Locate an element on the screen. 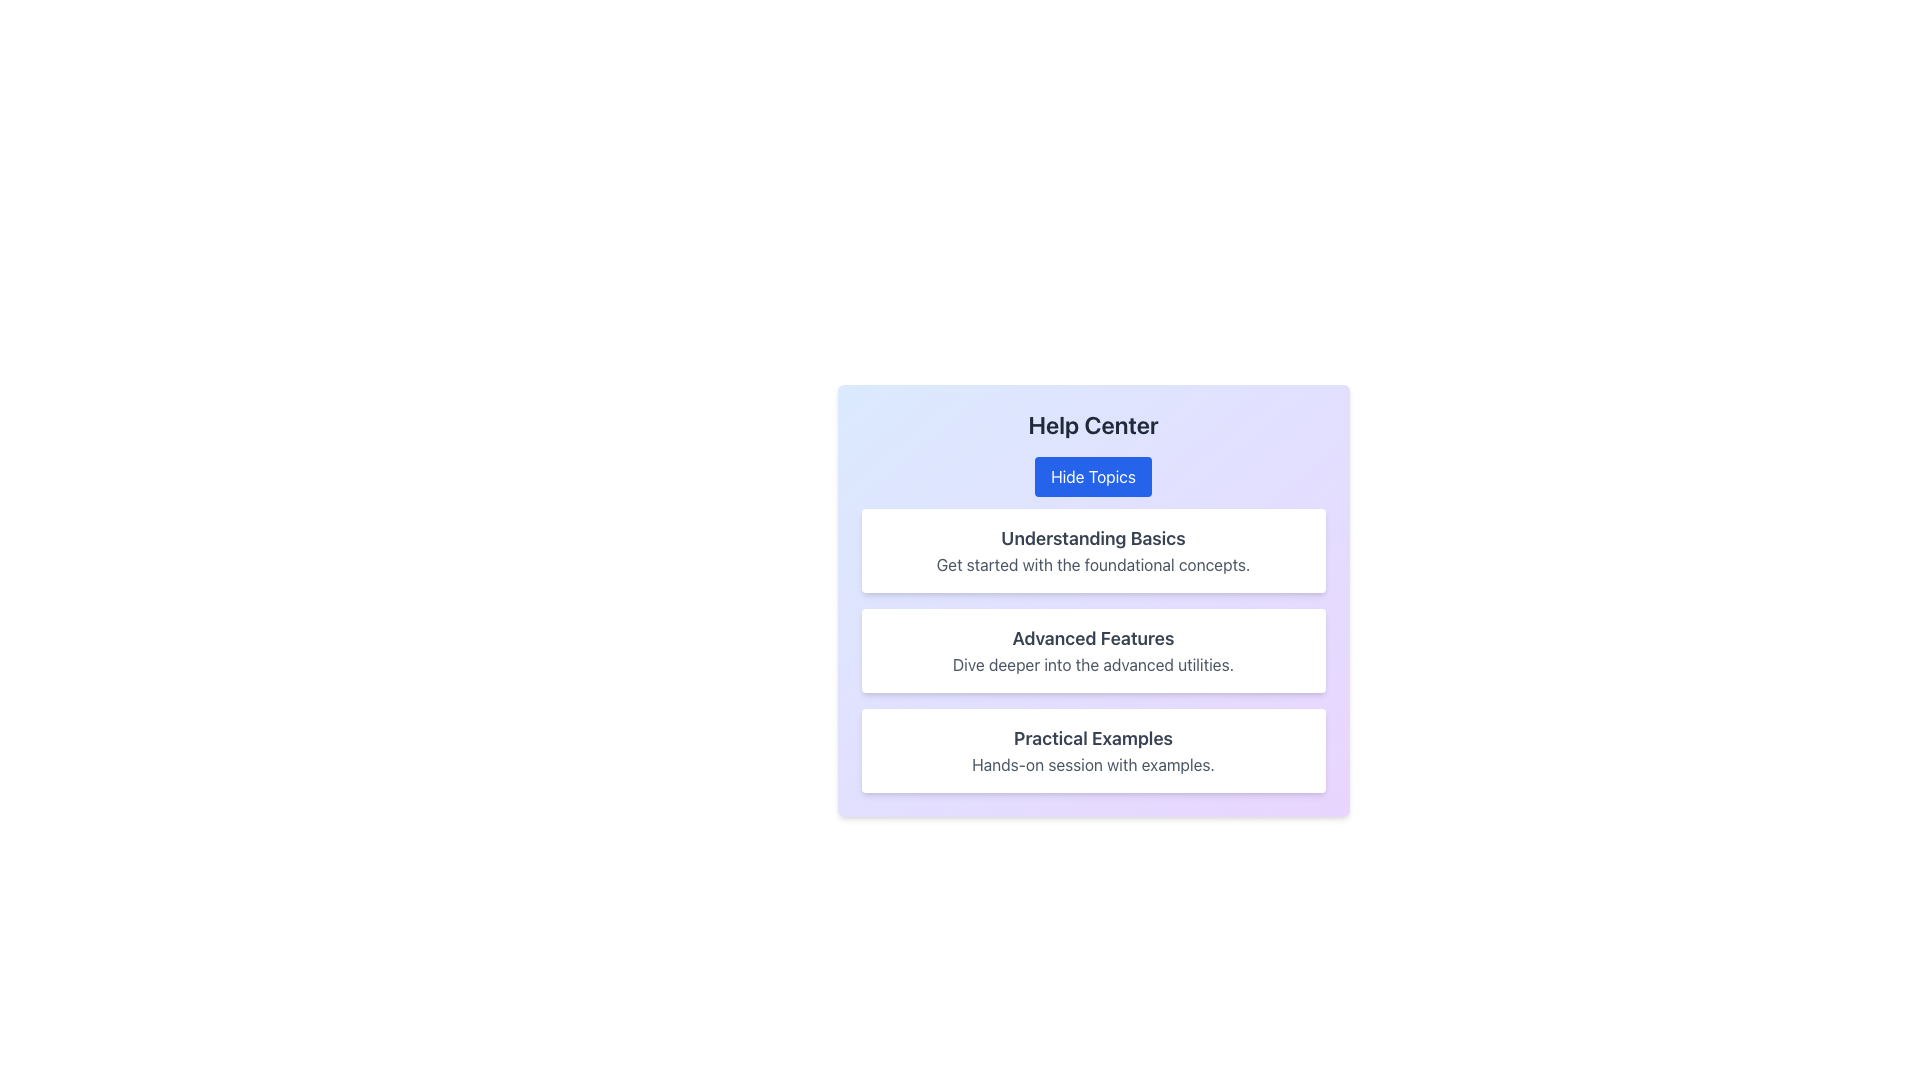 The width and height of the screenshot is (1920, 1080). the descriptive Text Label that provides additional information about the 'Advanced Features' section, located in the middle section of a card below the 'Advanced Features' title is located at coordinates (1092, 664).